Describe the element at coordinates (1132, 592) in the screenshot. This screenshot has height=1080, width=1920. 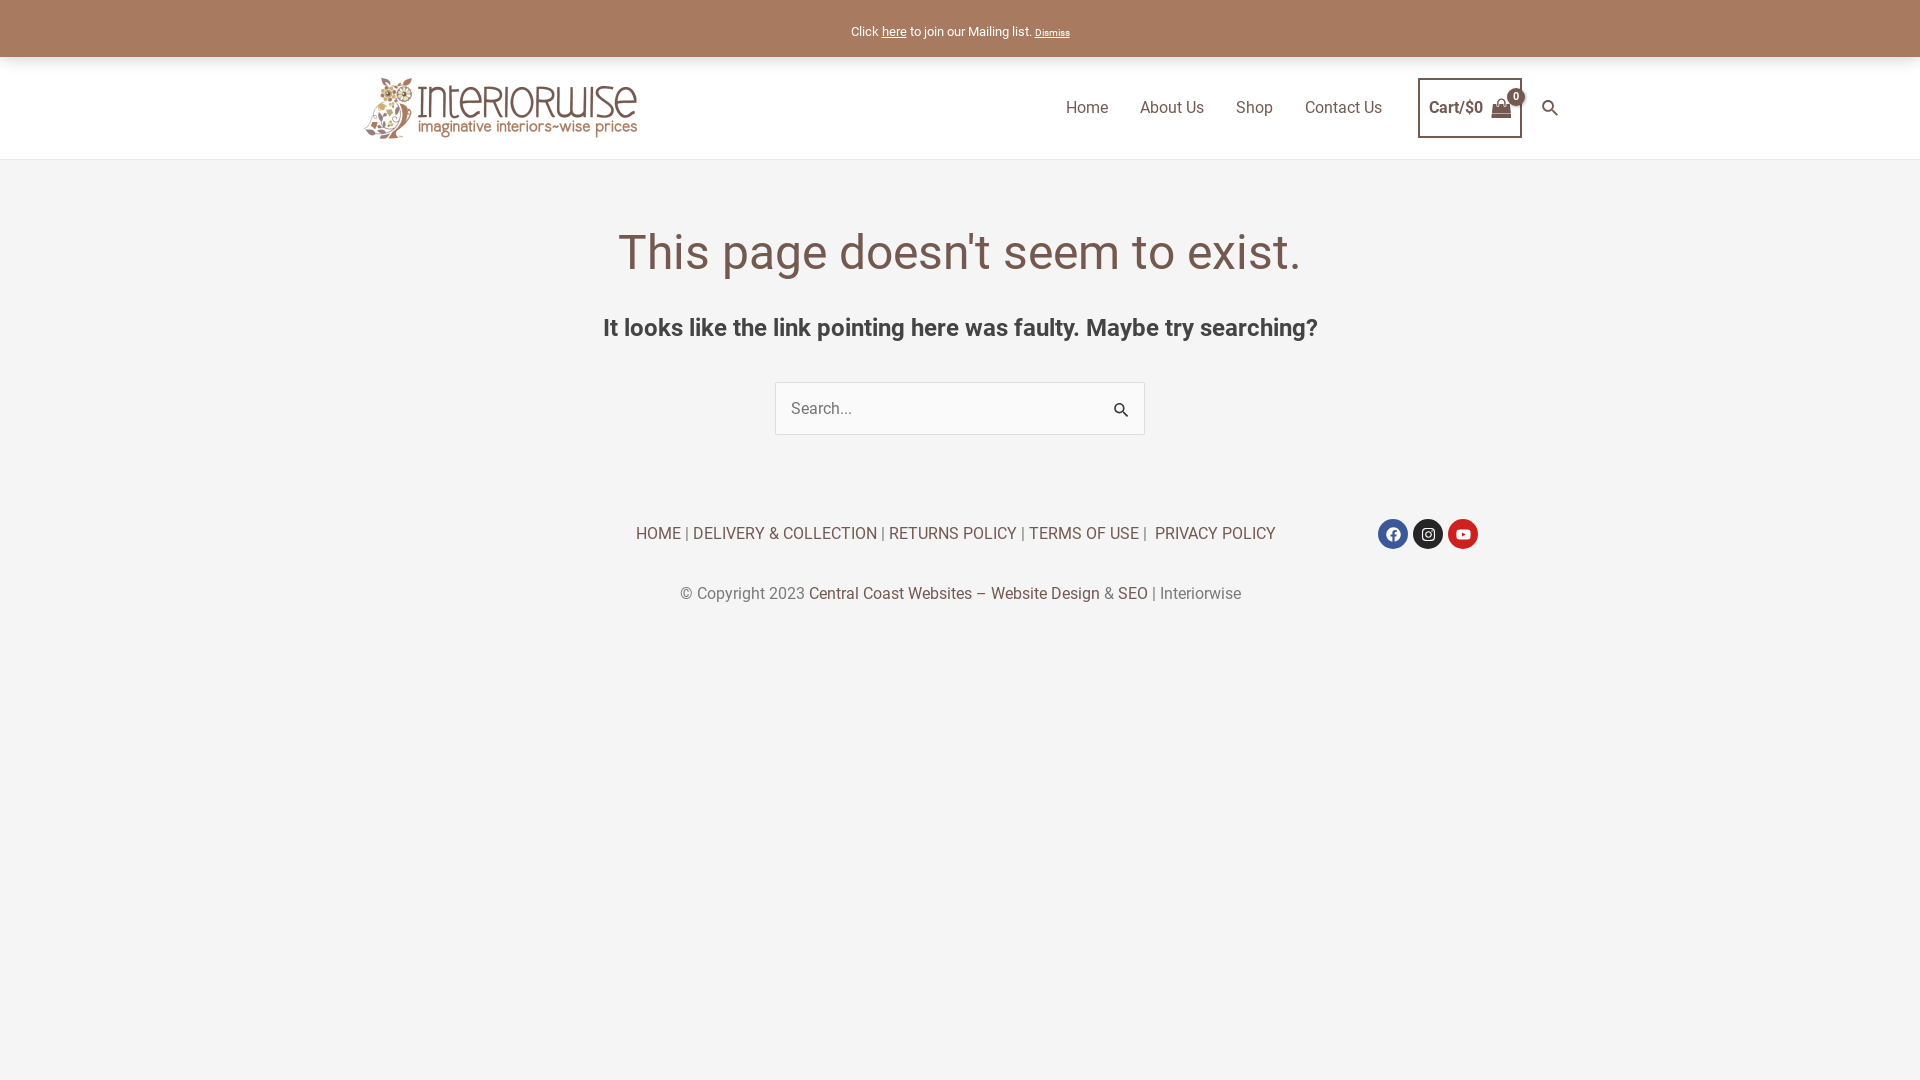
I see `'SEO'` at that location.